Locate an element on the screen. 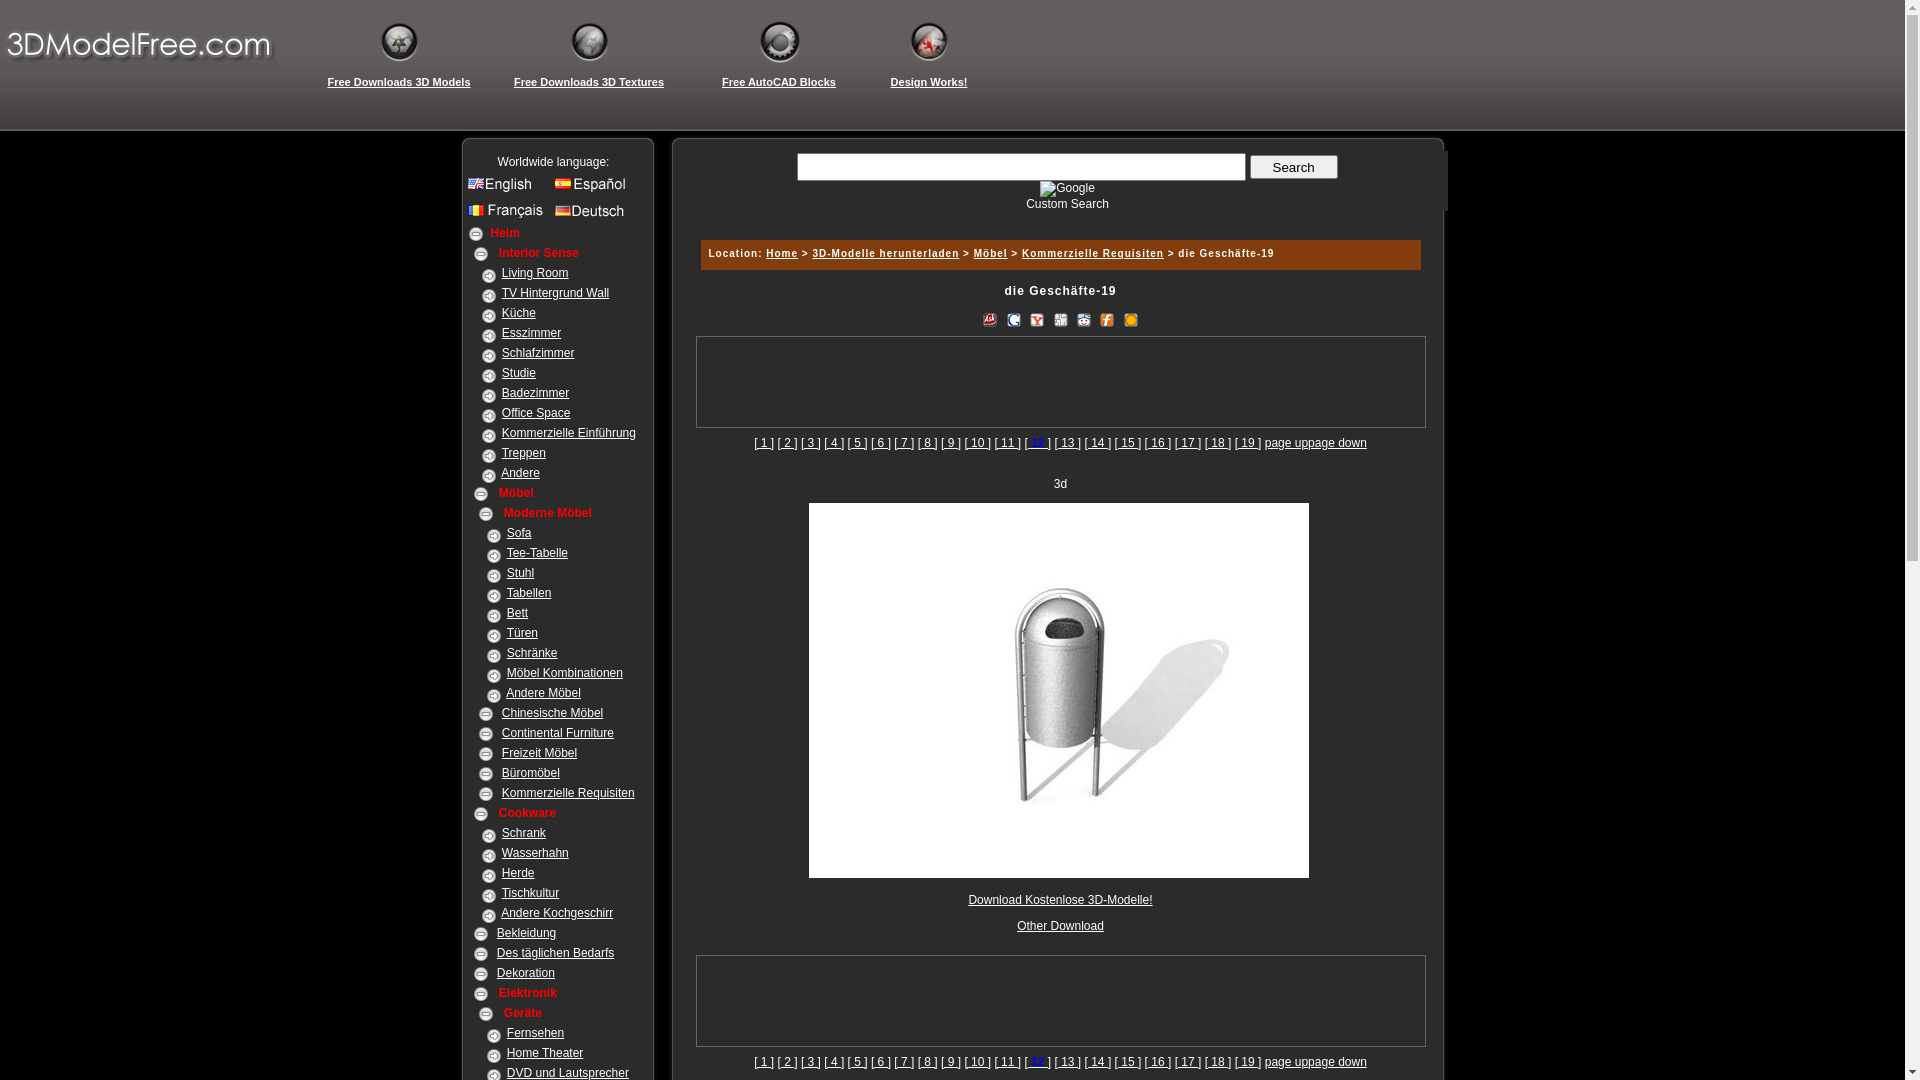 The width and height of the screenshot is (1920, 1080). '[ 12 ]' is located at coordinates (1023, 1060).